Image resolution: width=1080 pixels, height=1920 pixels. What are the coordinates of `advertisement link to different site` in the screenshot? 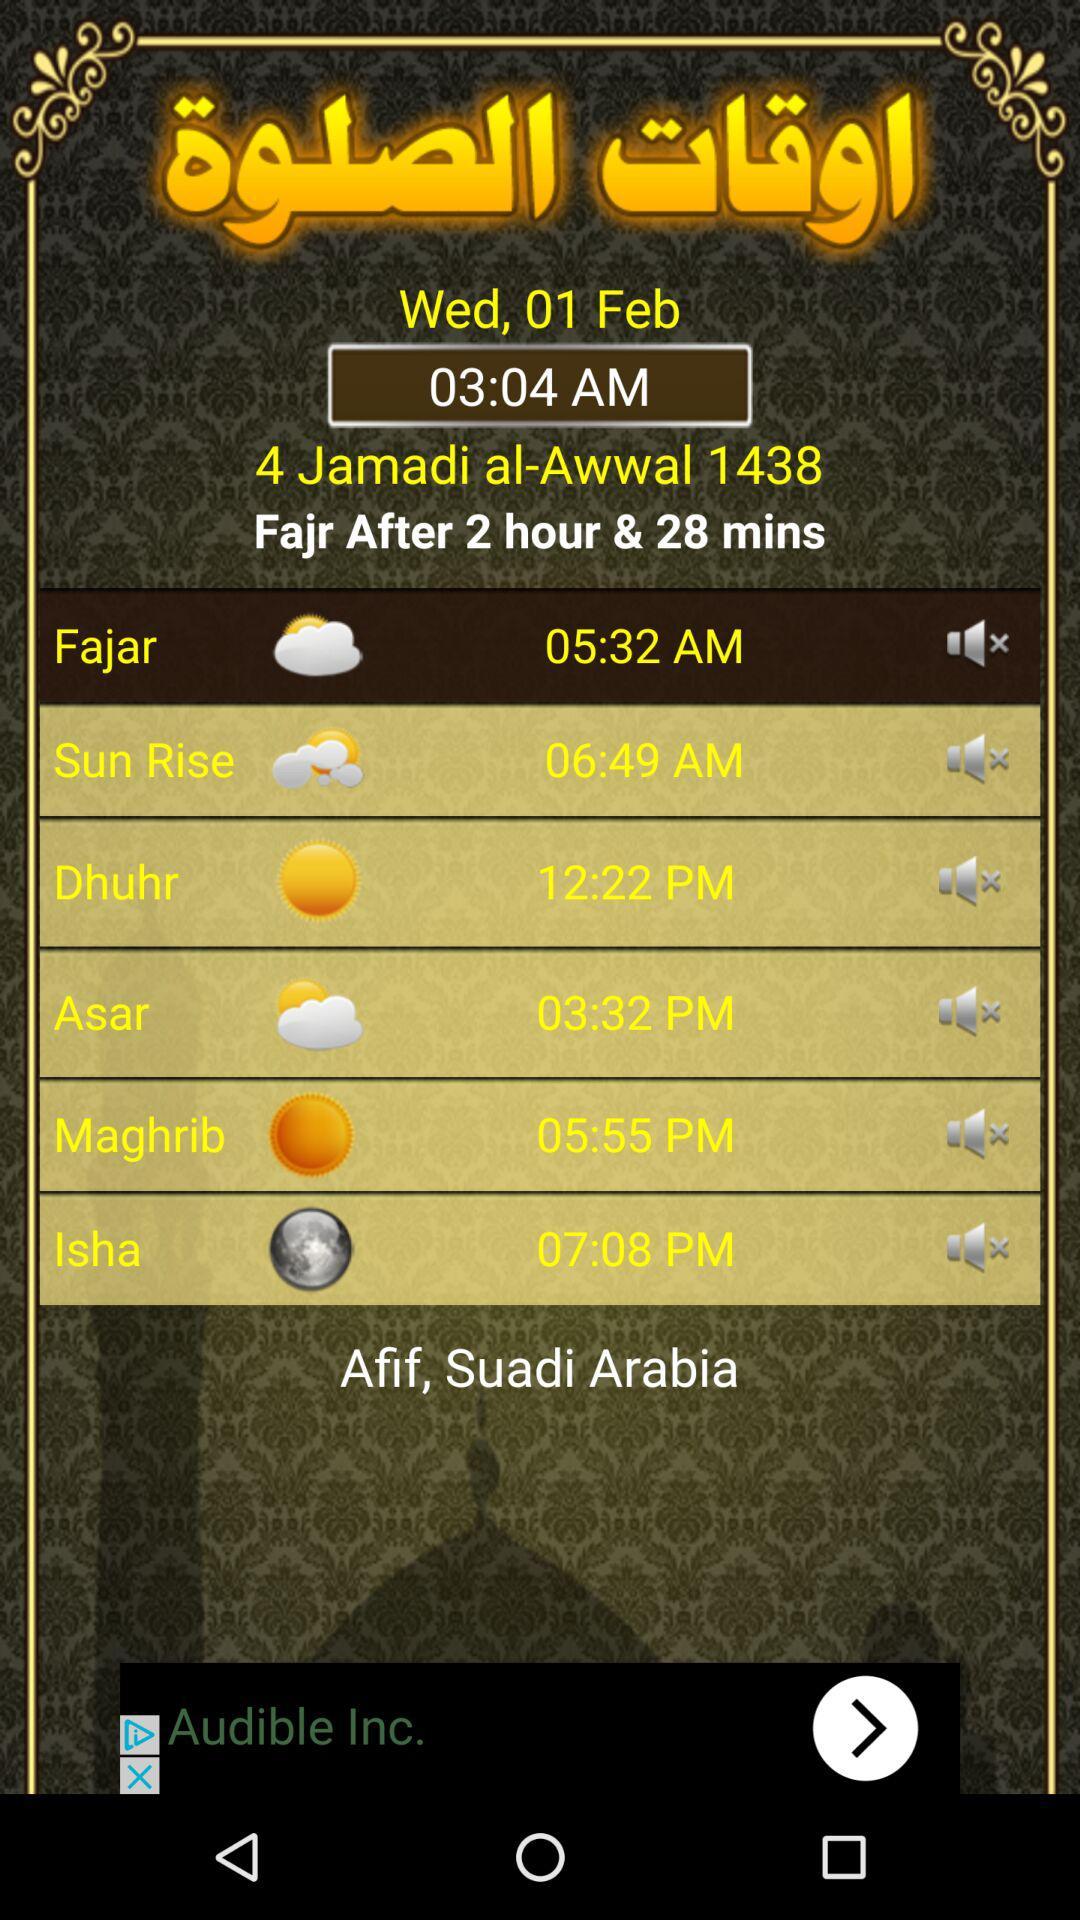 It's located at (540, 1727).